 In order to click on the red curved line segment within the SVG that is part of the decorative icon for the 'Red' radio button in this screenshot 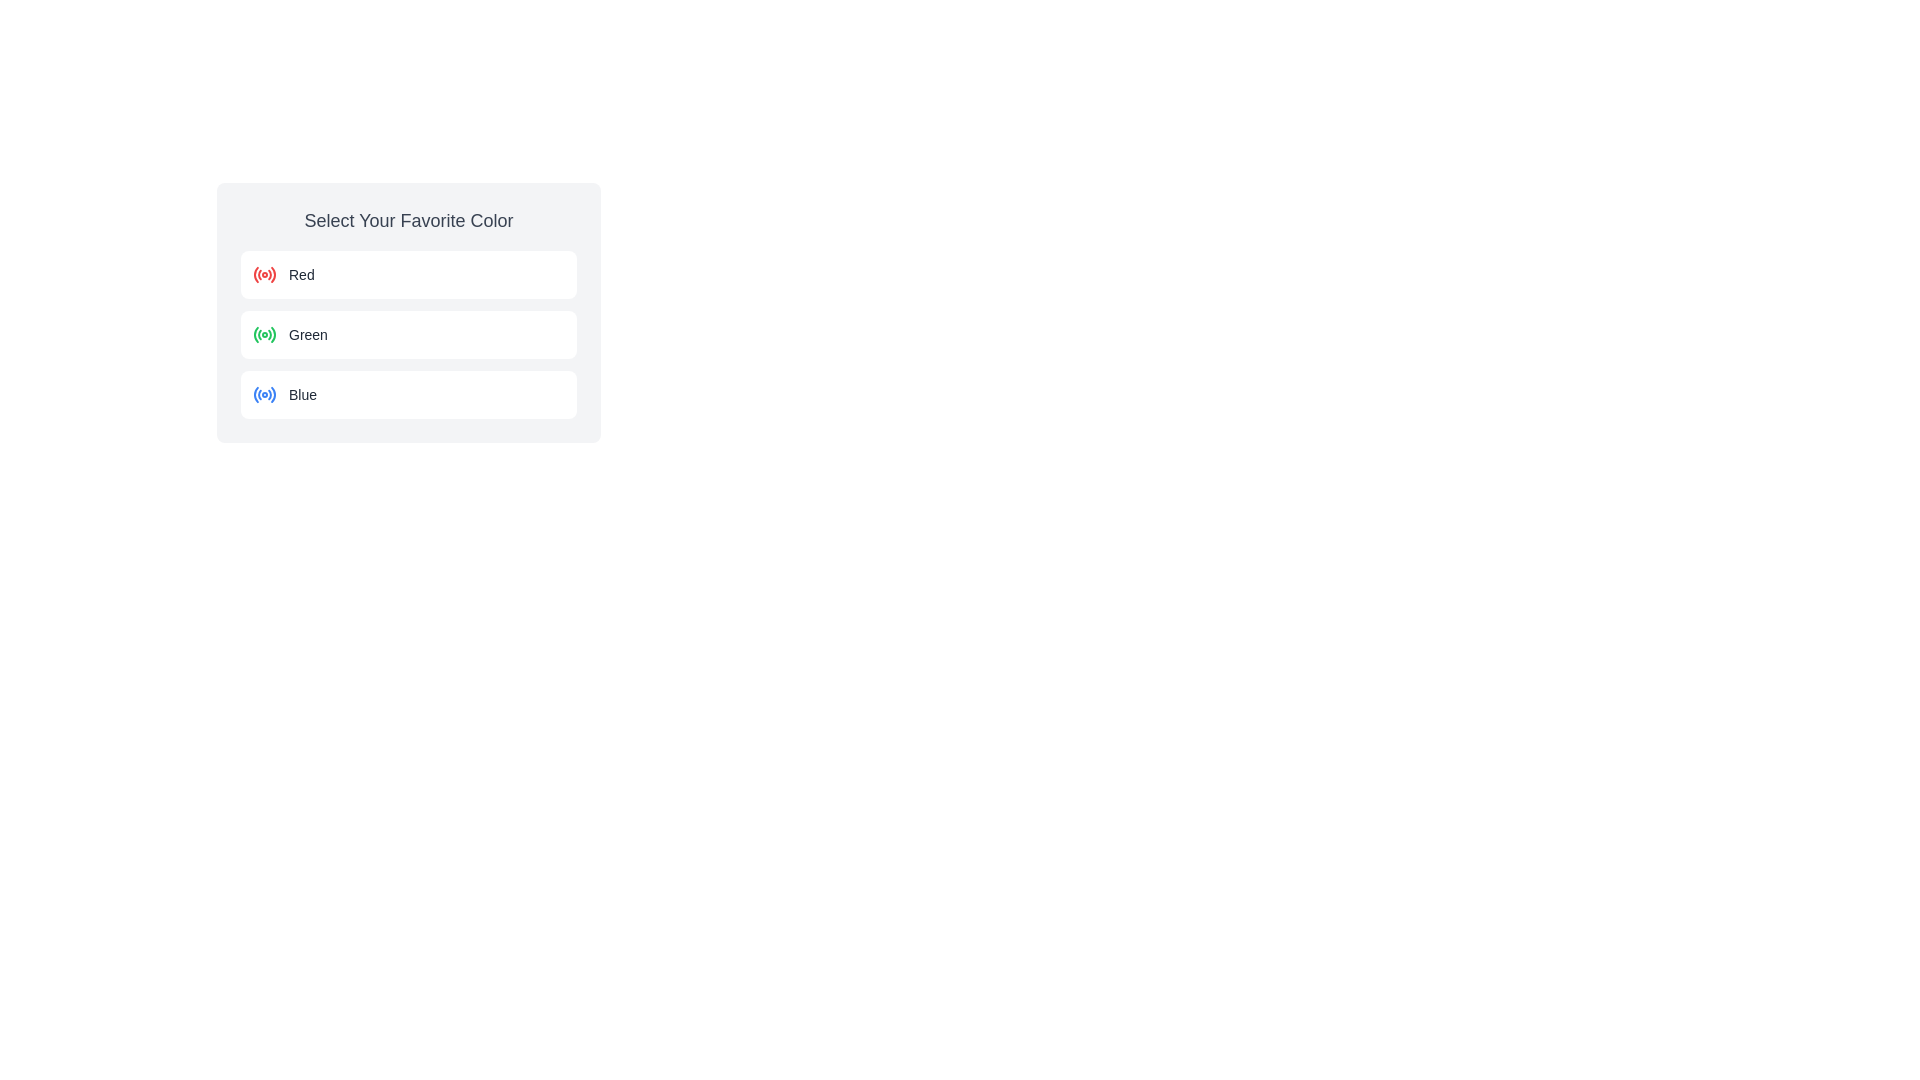, I will do `click(255, 274)`.